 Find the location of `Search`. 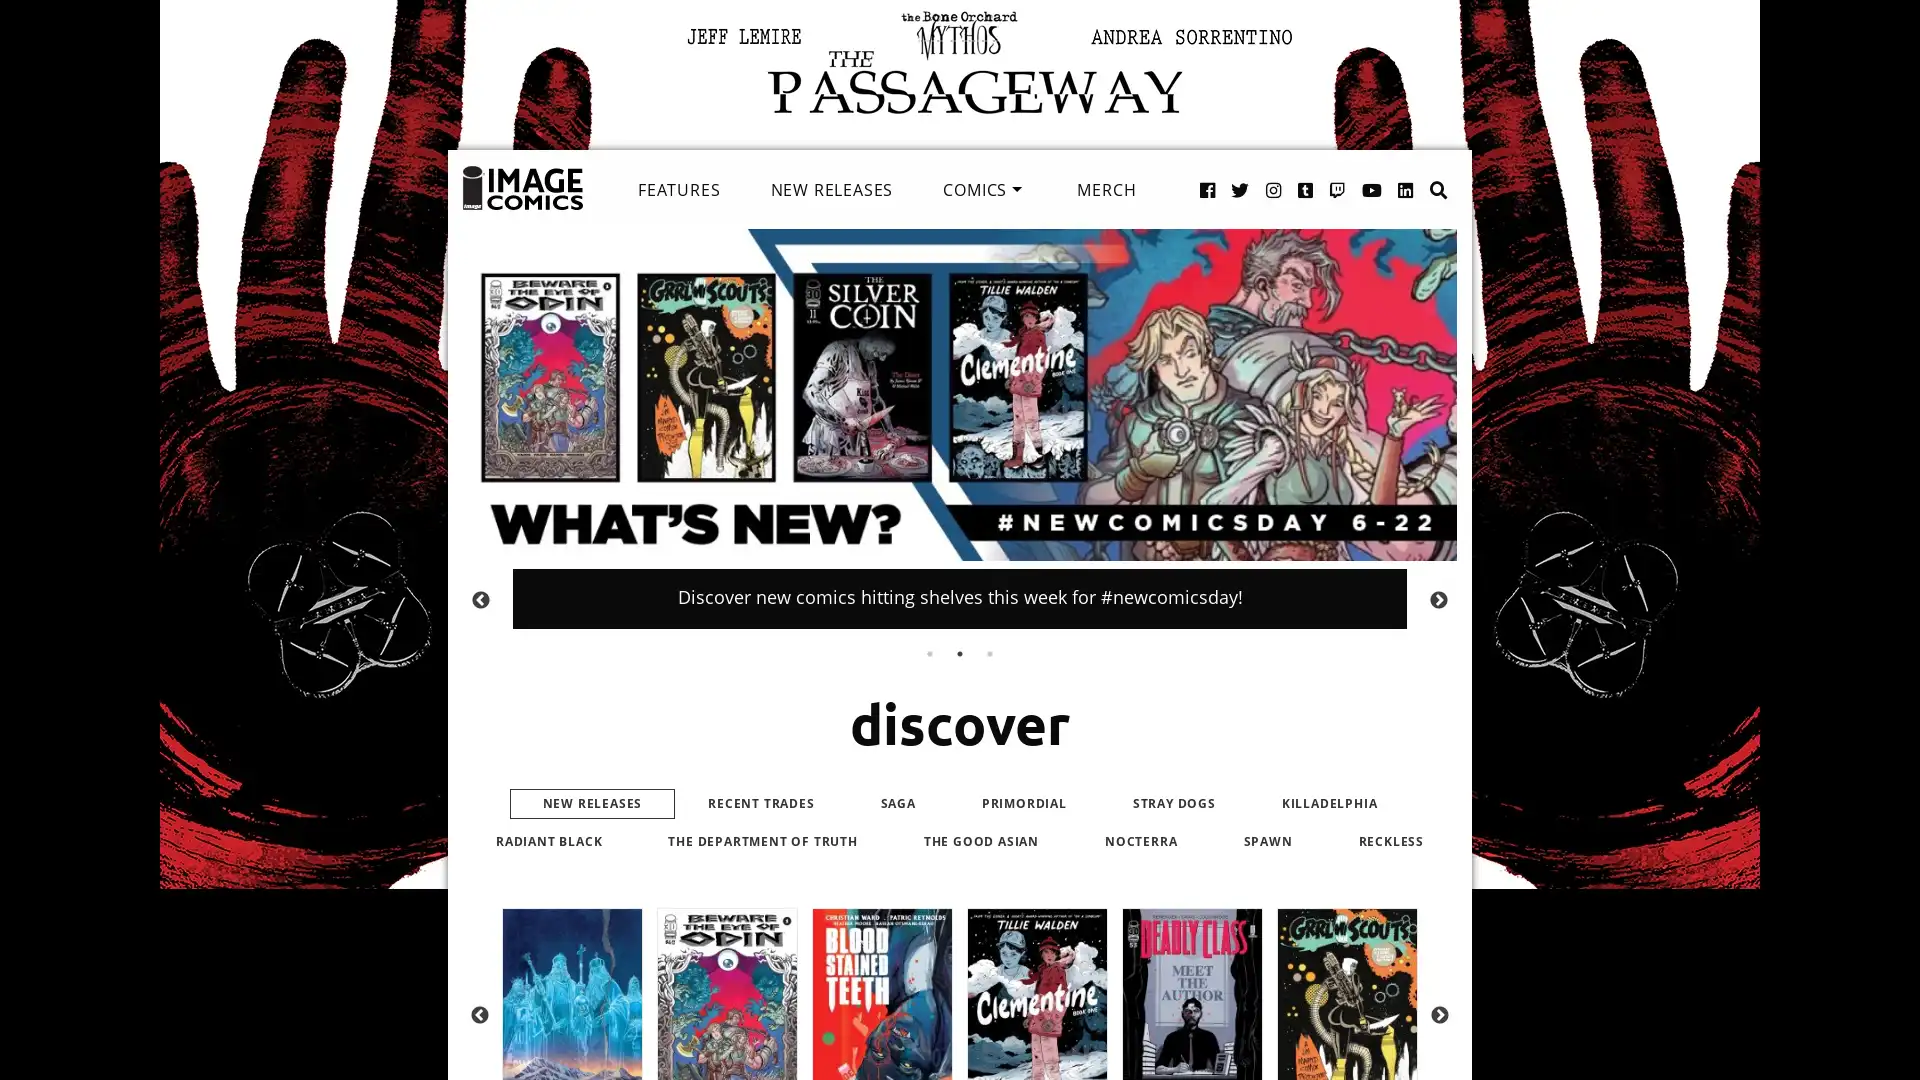

Search is located at coordinates (1417, 168).